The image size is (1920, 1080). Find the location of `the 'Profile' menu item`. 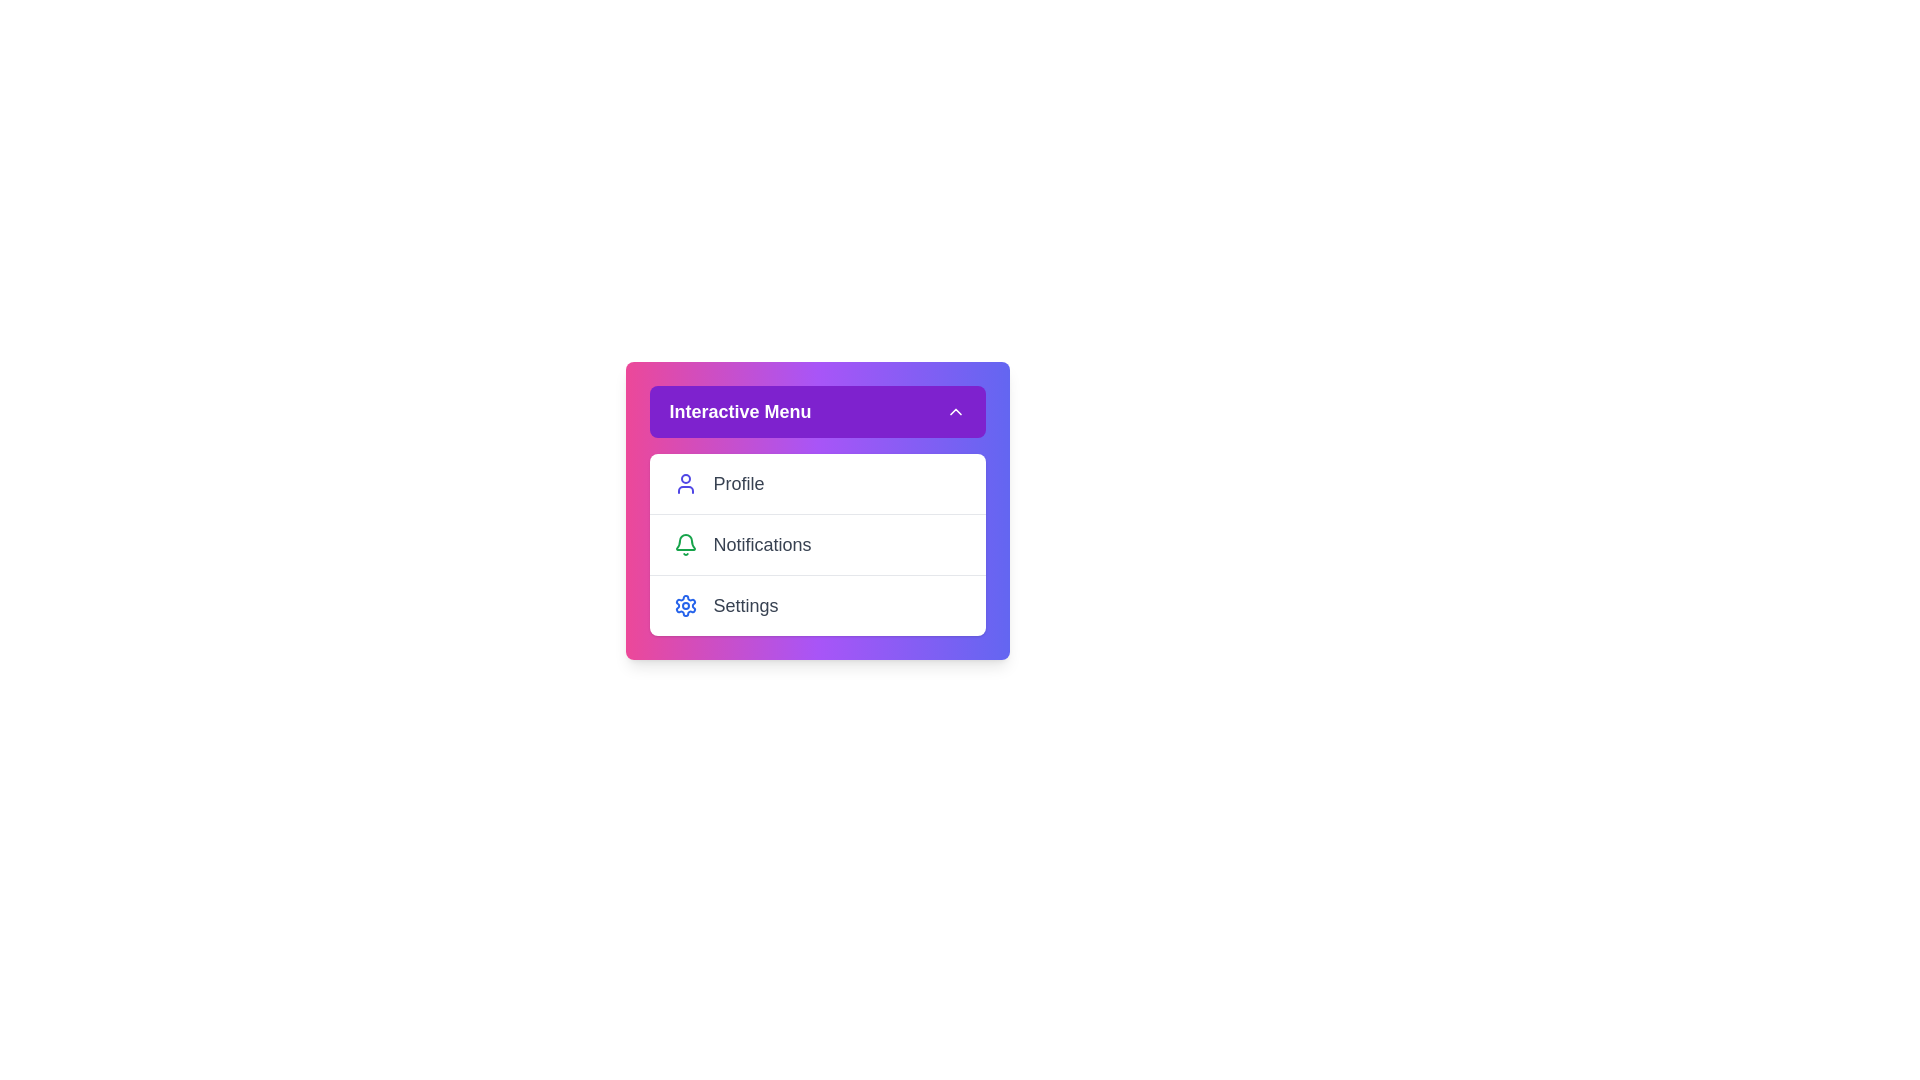

the 'Profile' menu item is located at coordinates (817, 483).